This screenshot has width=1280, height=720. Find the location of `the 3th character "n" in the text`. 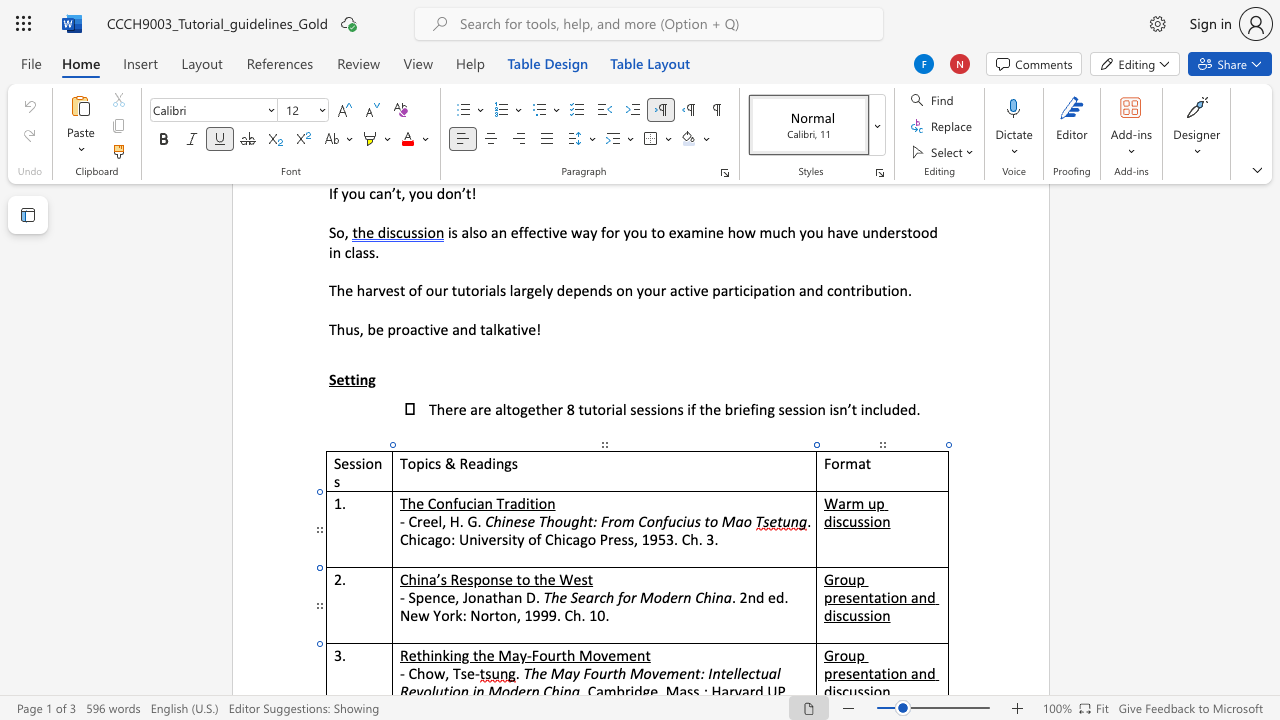

the 3th character "n" in the text is located at coordinates (518, 596).